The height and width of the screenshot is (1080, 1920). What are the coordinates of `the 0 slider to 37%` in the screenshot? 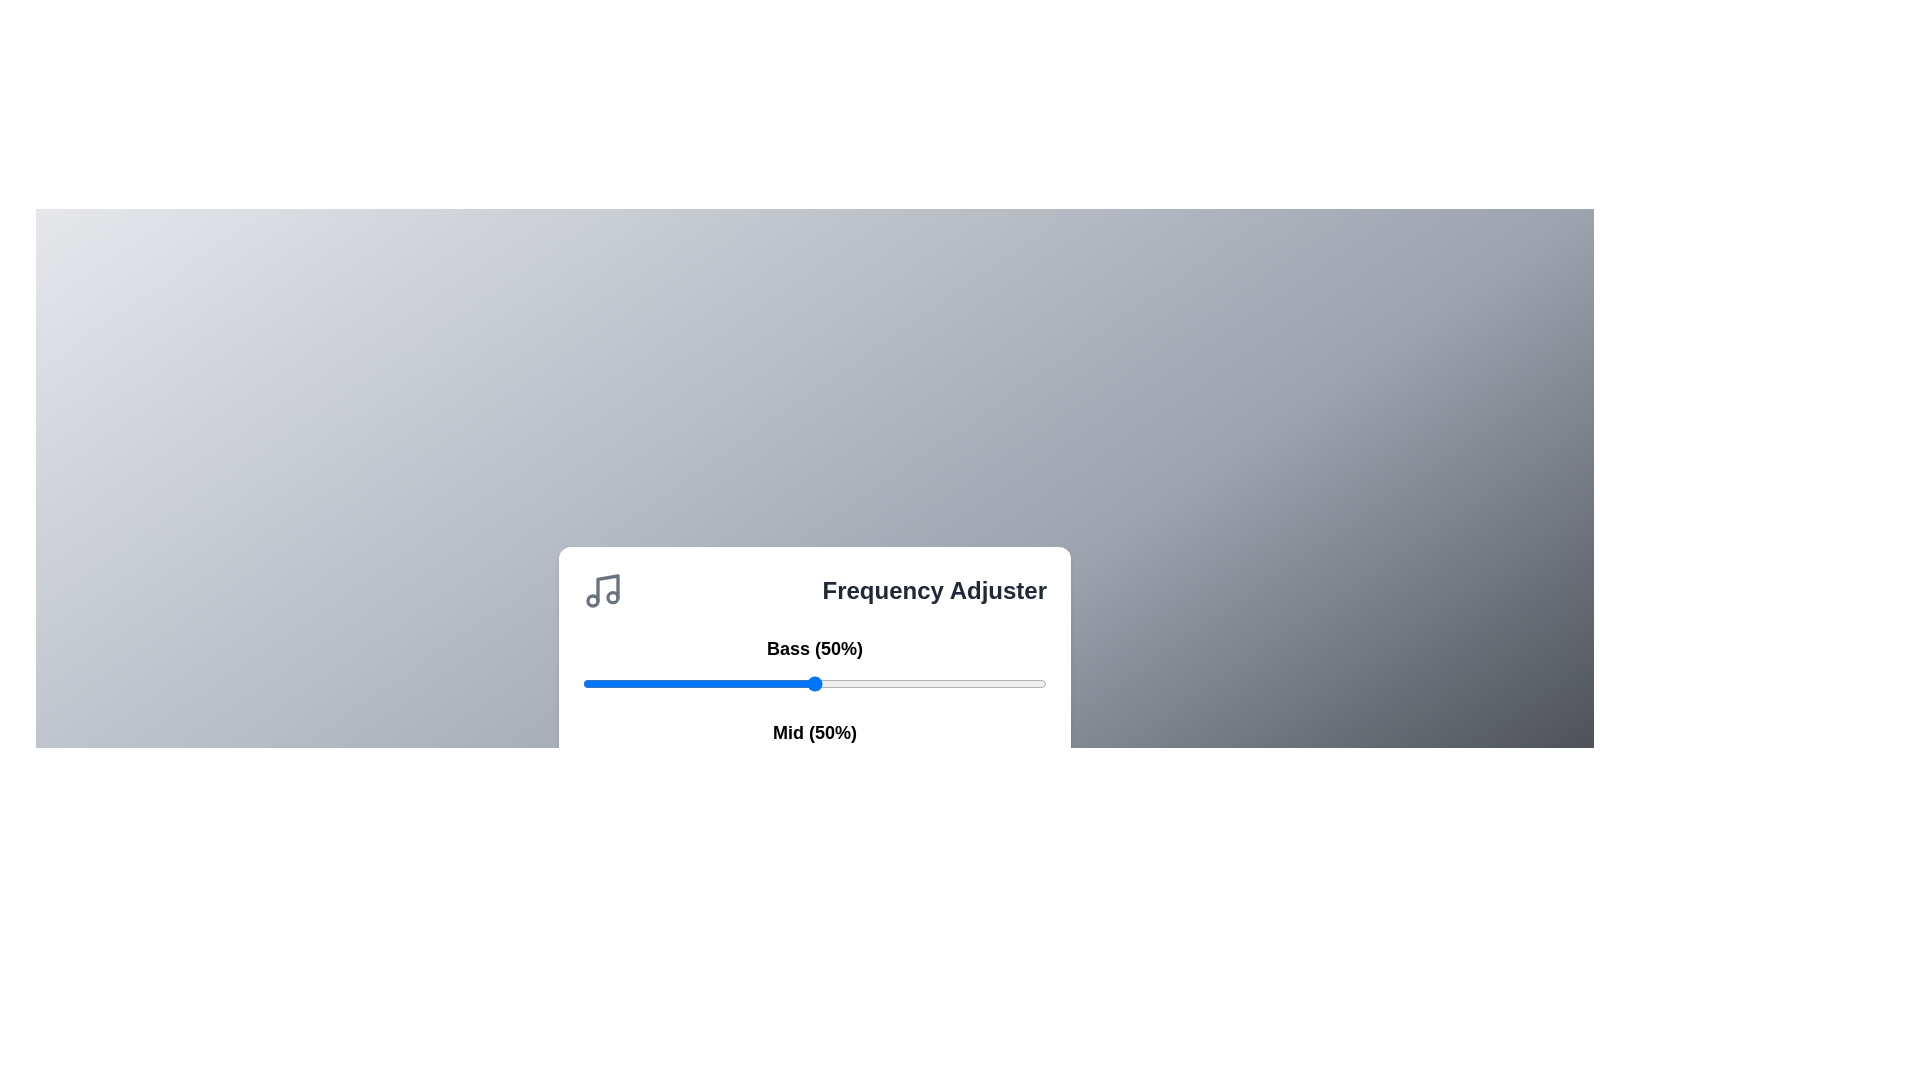 It's located at (986, 682).